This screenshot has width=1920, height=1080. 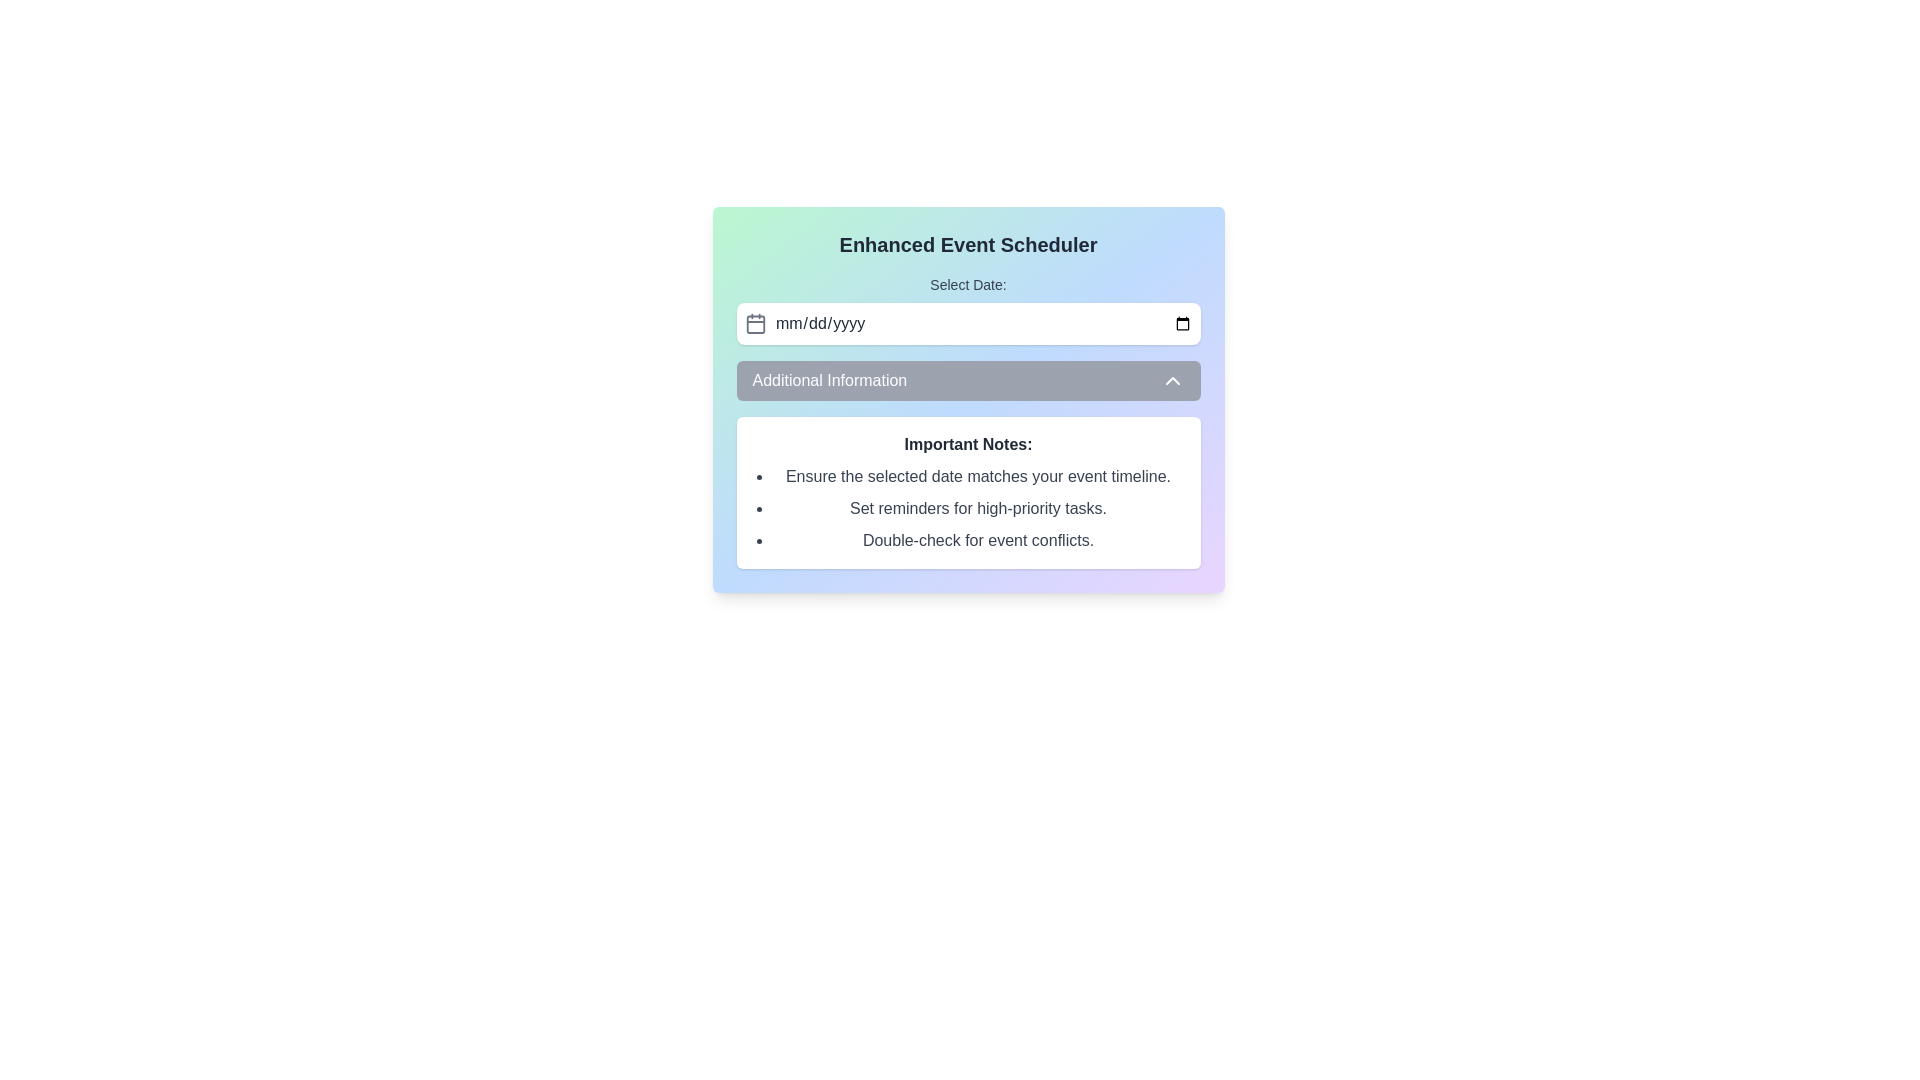 What do you see at coordinates (978, 540) in the screenshot?
I see `the text label that says 'Double-check for event conflicts.' which is the last entry in the bulleted list within the 'Important Notes' section of the 'Enhanced Event Scheduler.'` at bounding box center [978, 540].